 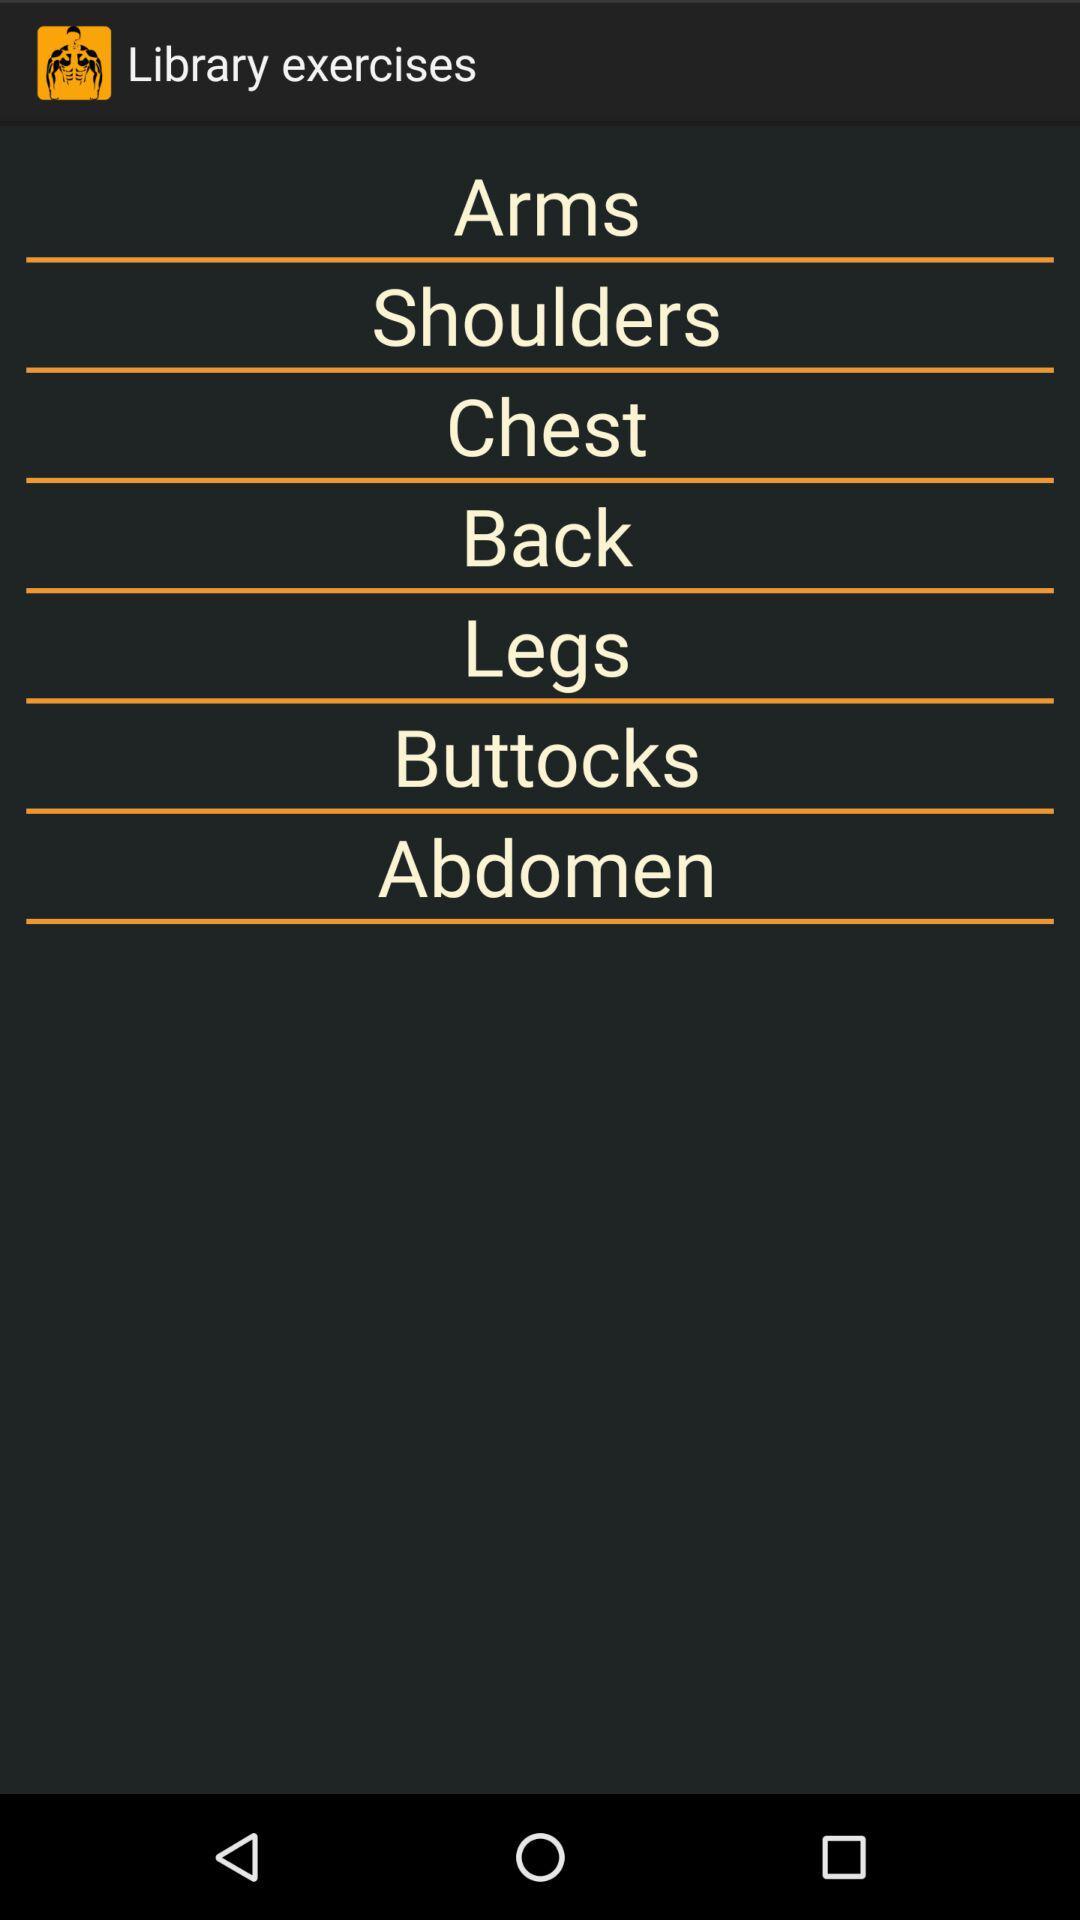 I want to click on the item above abdomen app, so click(x=540, y=755).